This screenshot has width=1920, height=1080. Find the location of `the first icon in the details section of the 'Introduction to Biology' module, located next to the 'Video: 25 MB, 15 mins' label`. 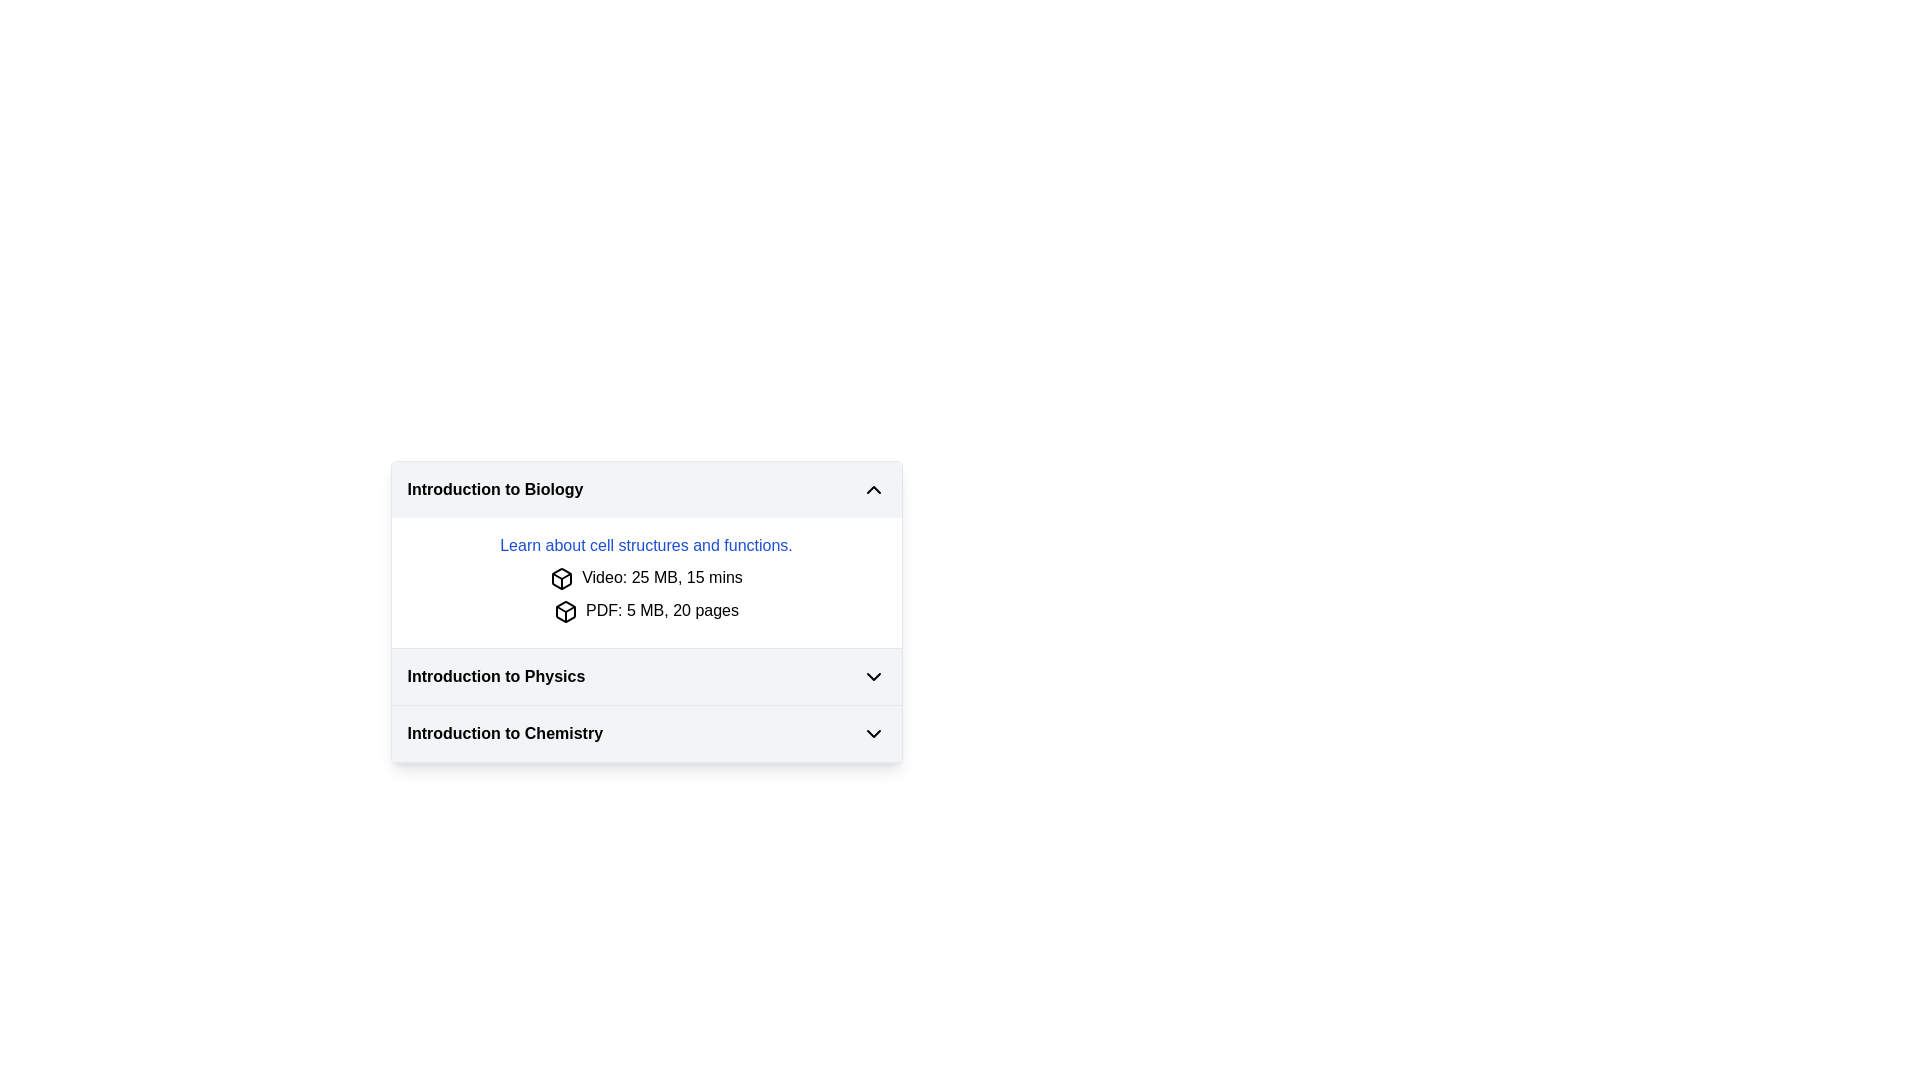

the first icon in the details section of the 'Introduction to Biology' module, located next to the 'Video: 25 MB, 15 mins' label is located at coordinates (561, 578).